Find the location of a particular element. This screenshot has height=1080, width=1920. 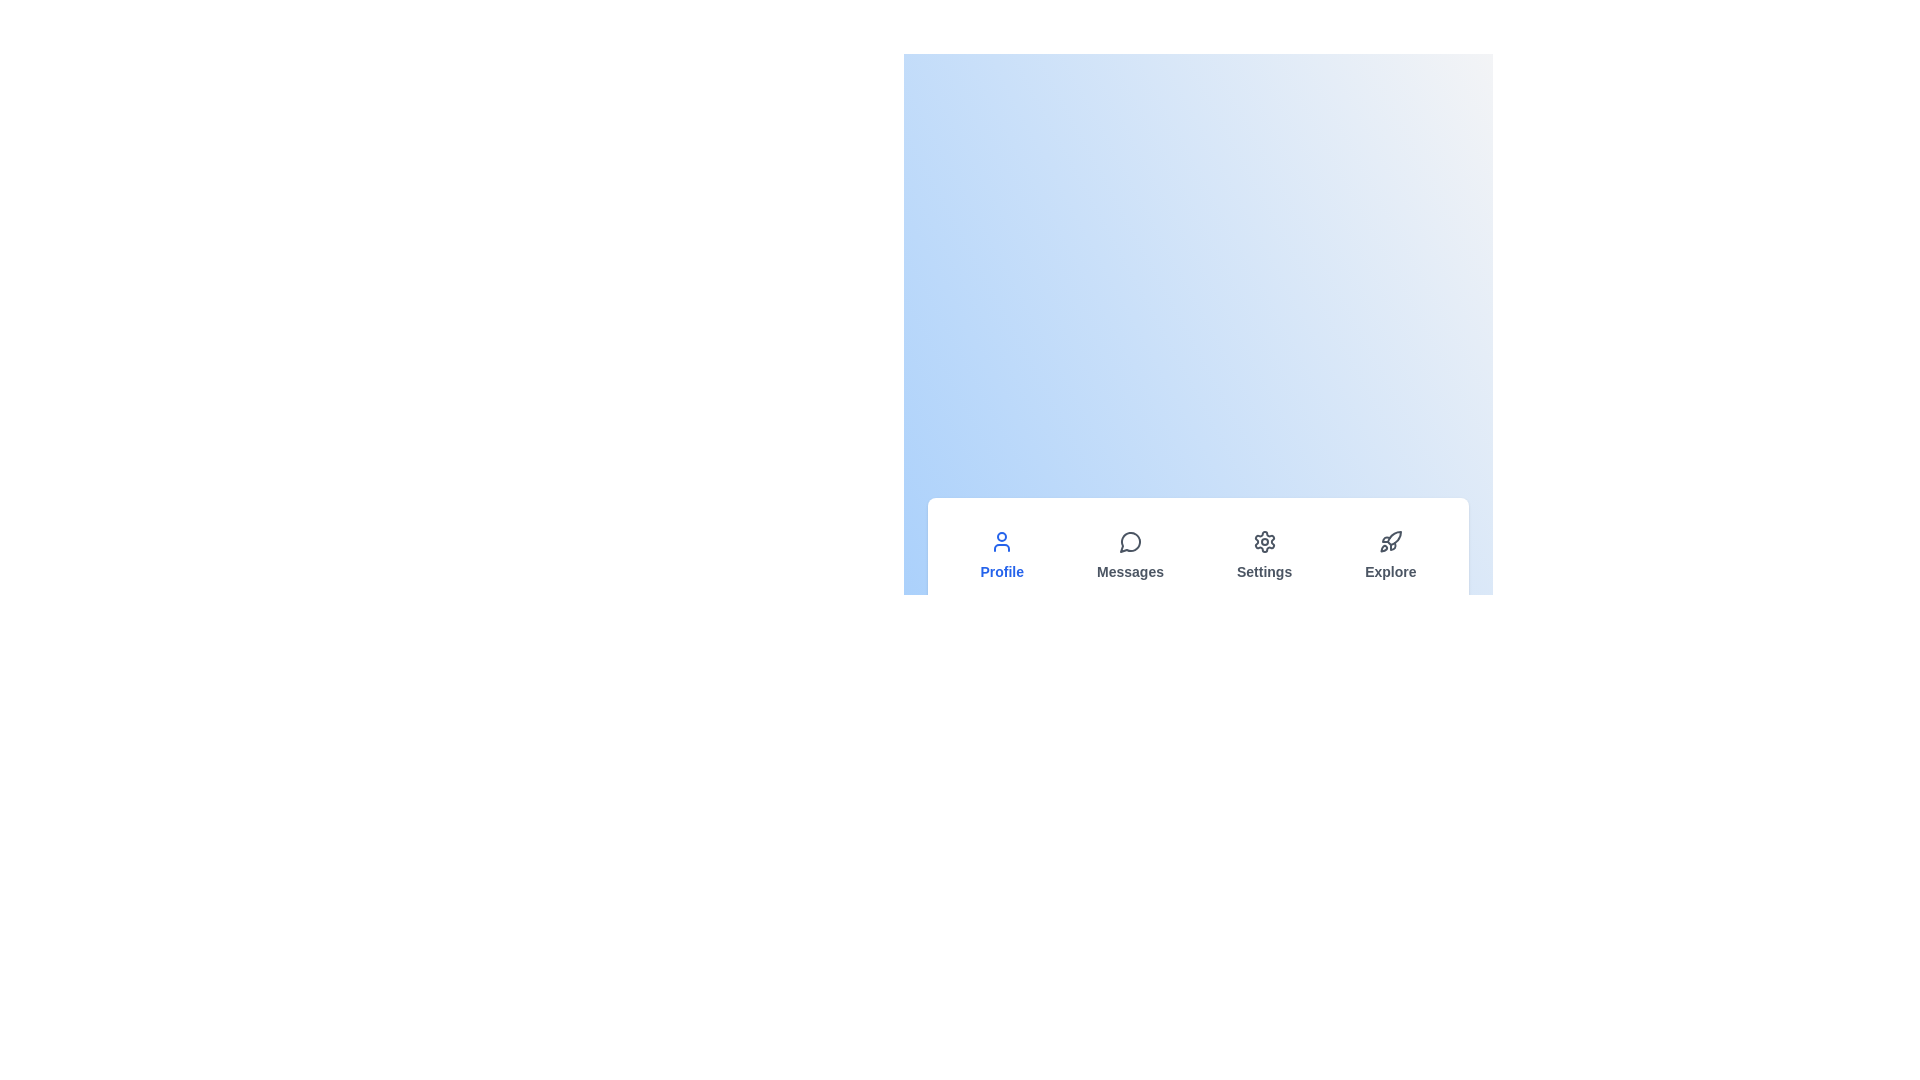

the tab labeled Messages to observe the hover effect is located at coordinates (1130, 555).